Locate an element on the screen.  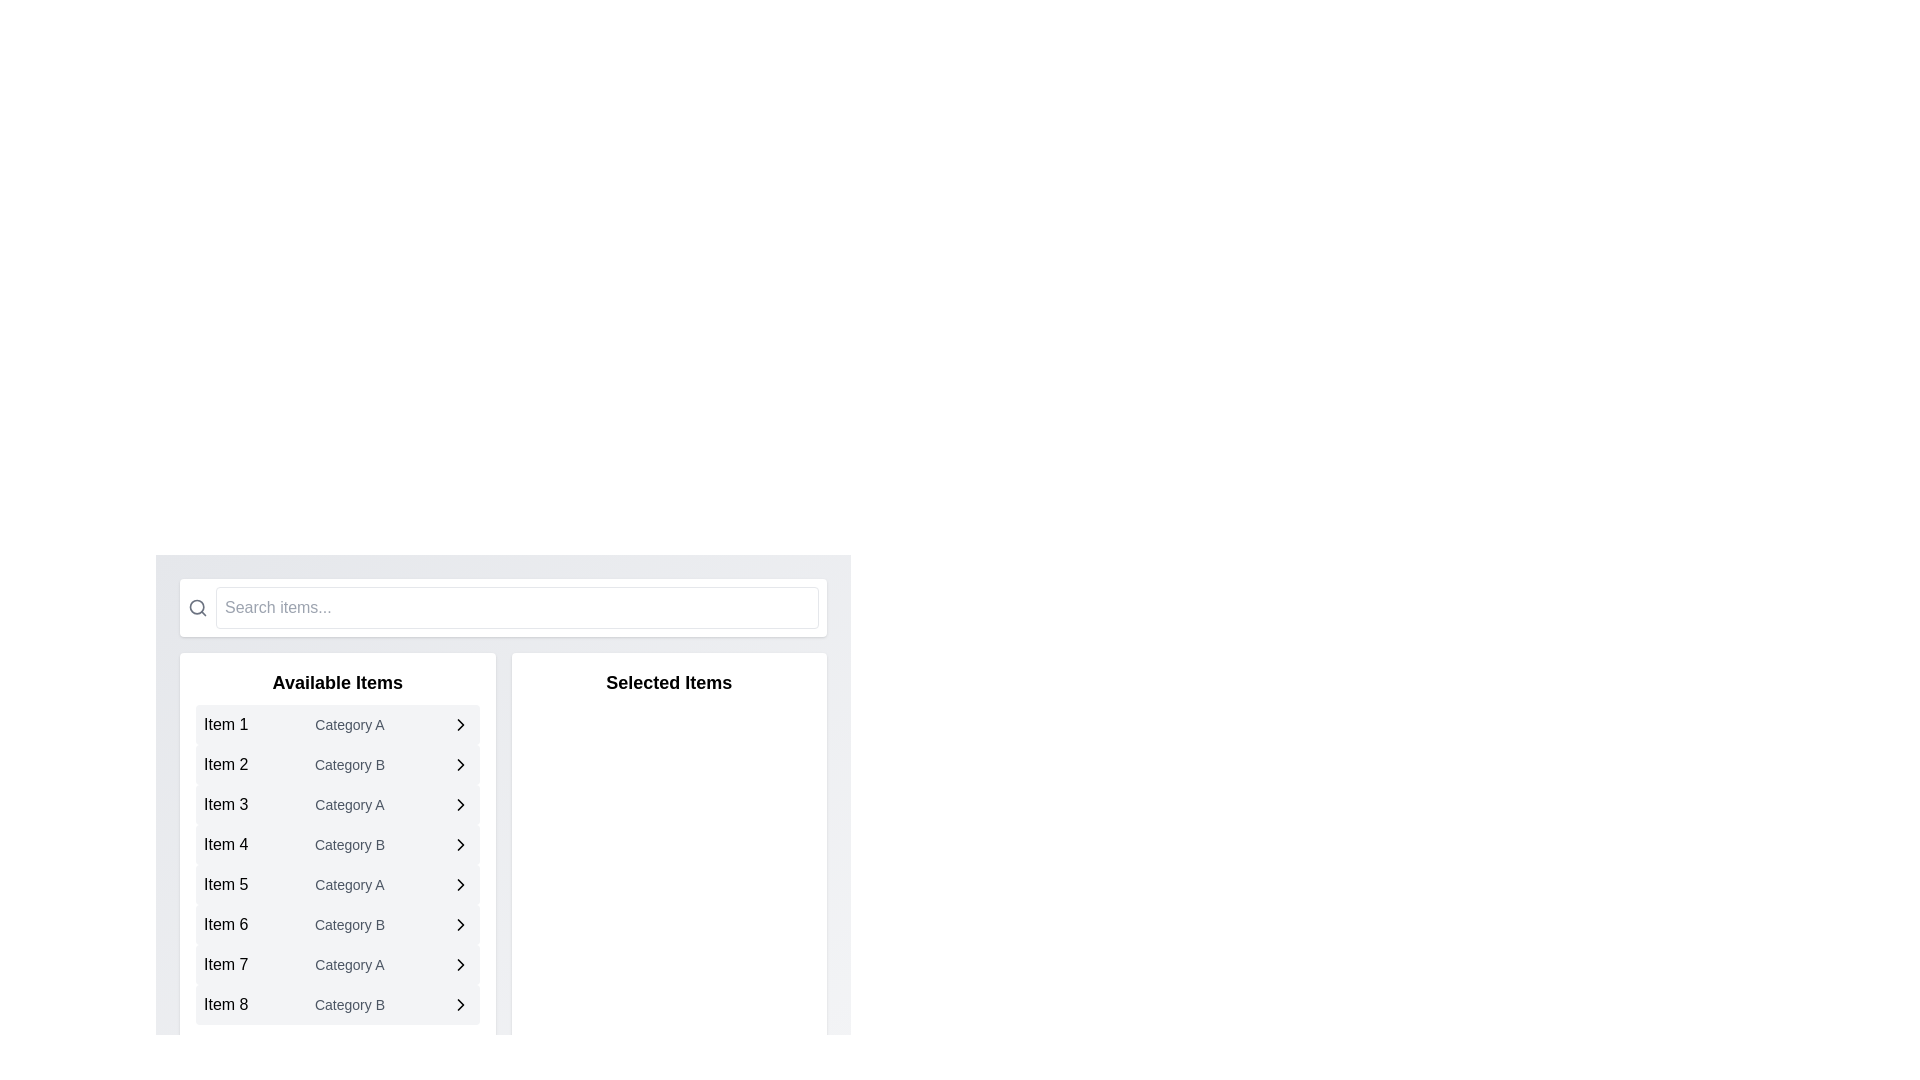
the text indicating the category associated with 'Item 8', which is located under 'Available Items' in the left column is located at coordinates (350, 1005).